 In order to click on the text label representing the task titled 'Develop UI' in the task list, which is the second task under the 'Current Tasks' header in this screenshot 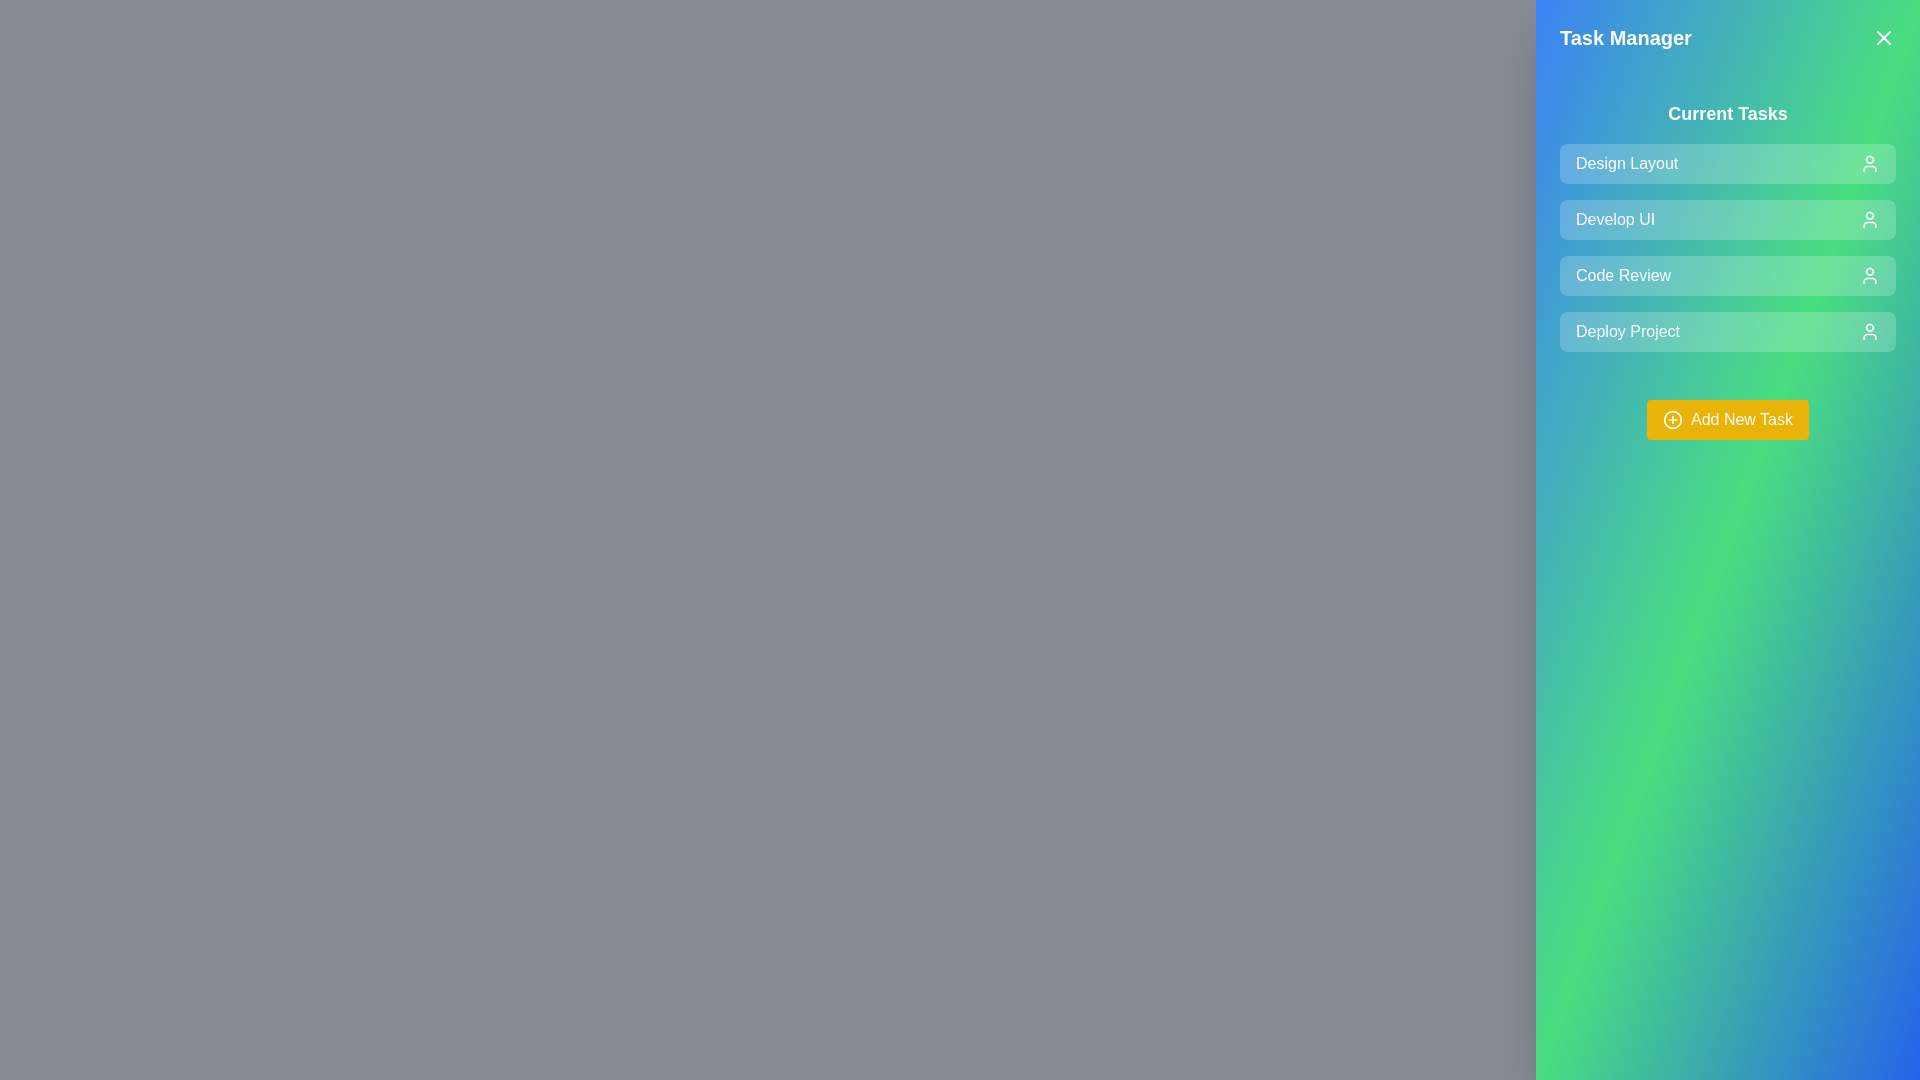, I will do `click(1615, 219)`.